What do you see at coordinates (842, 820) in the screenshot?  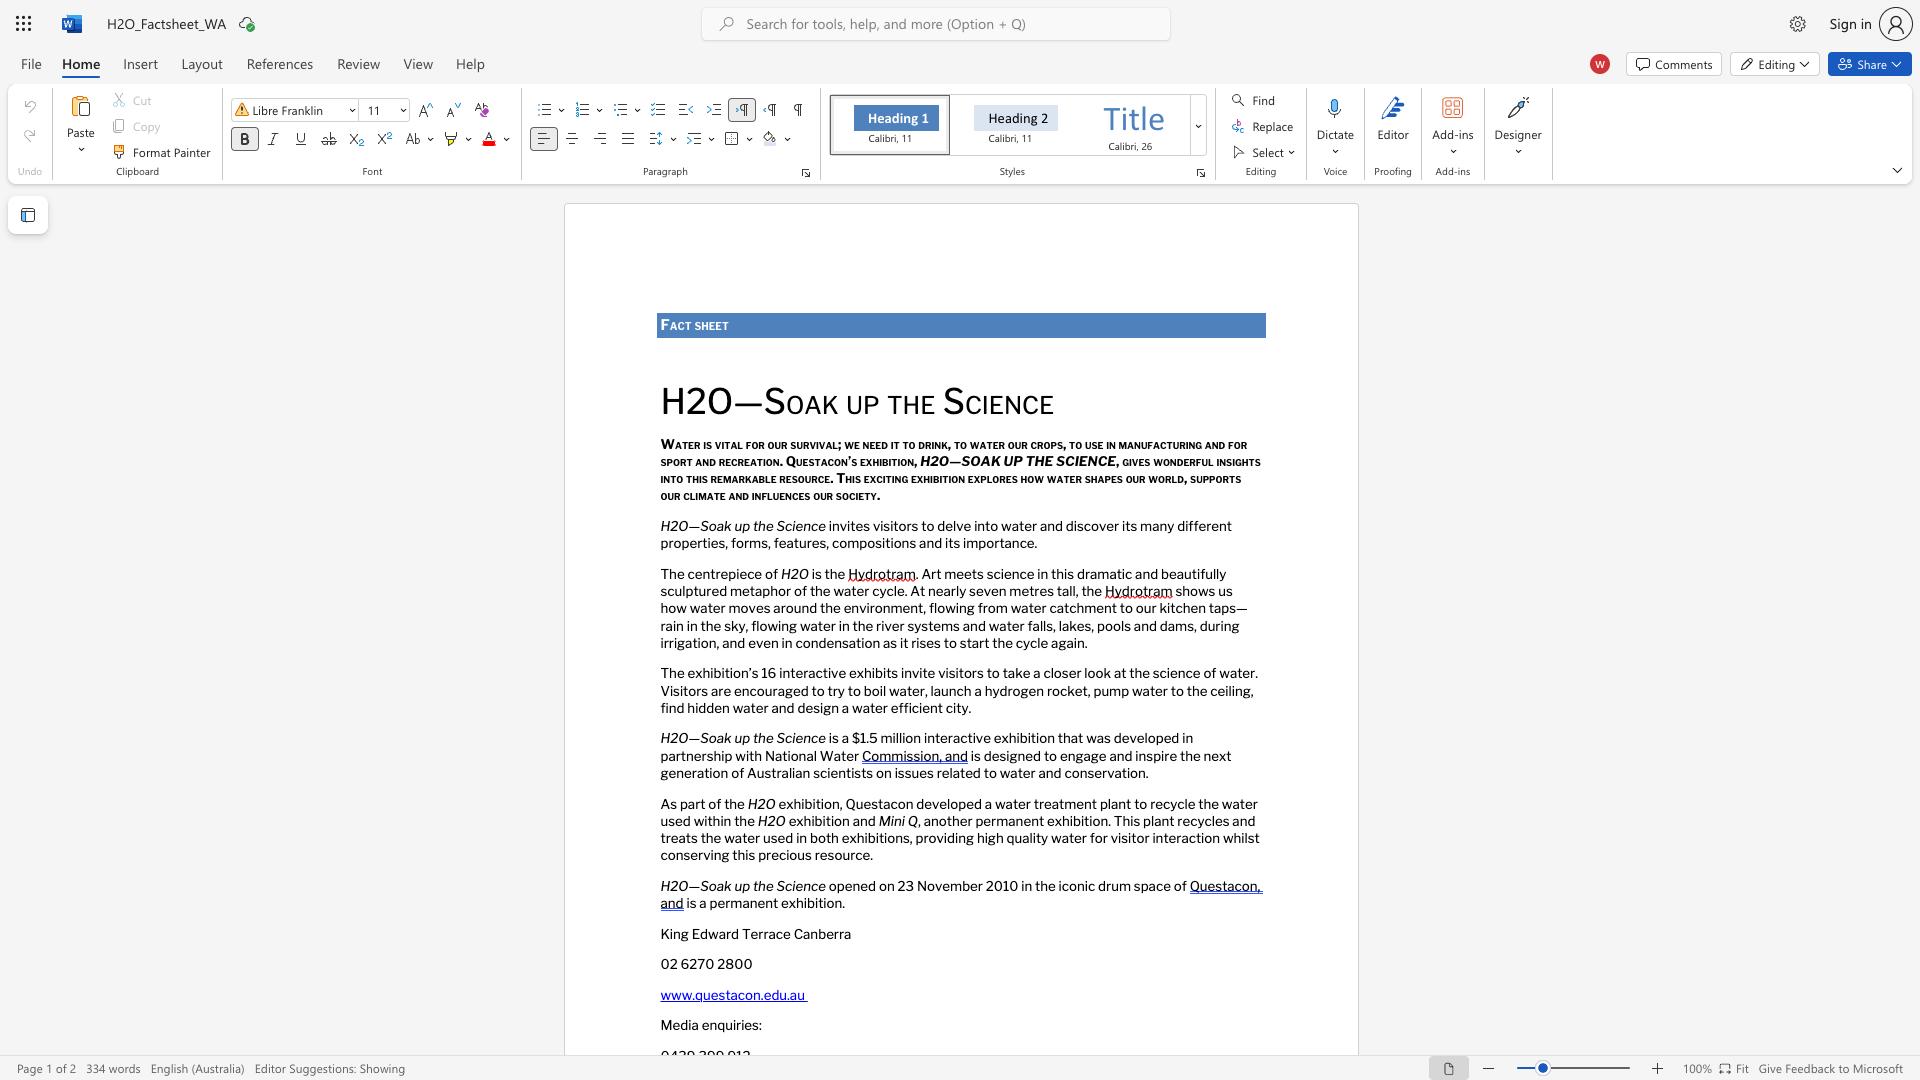 I see `the subset text "n and" within the text "exhibition and"` at bounding box center [842, 820].